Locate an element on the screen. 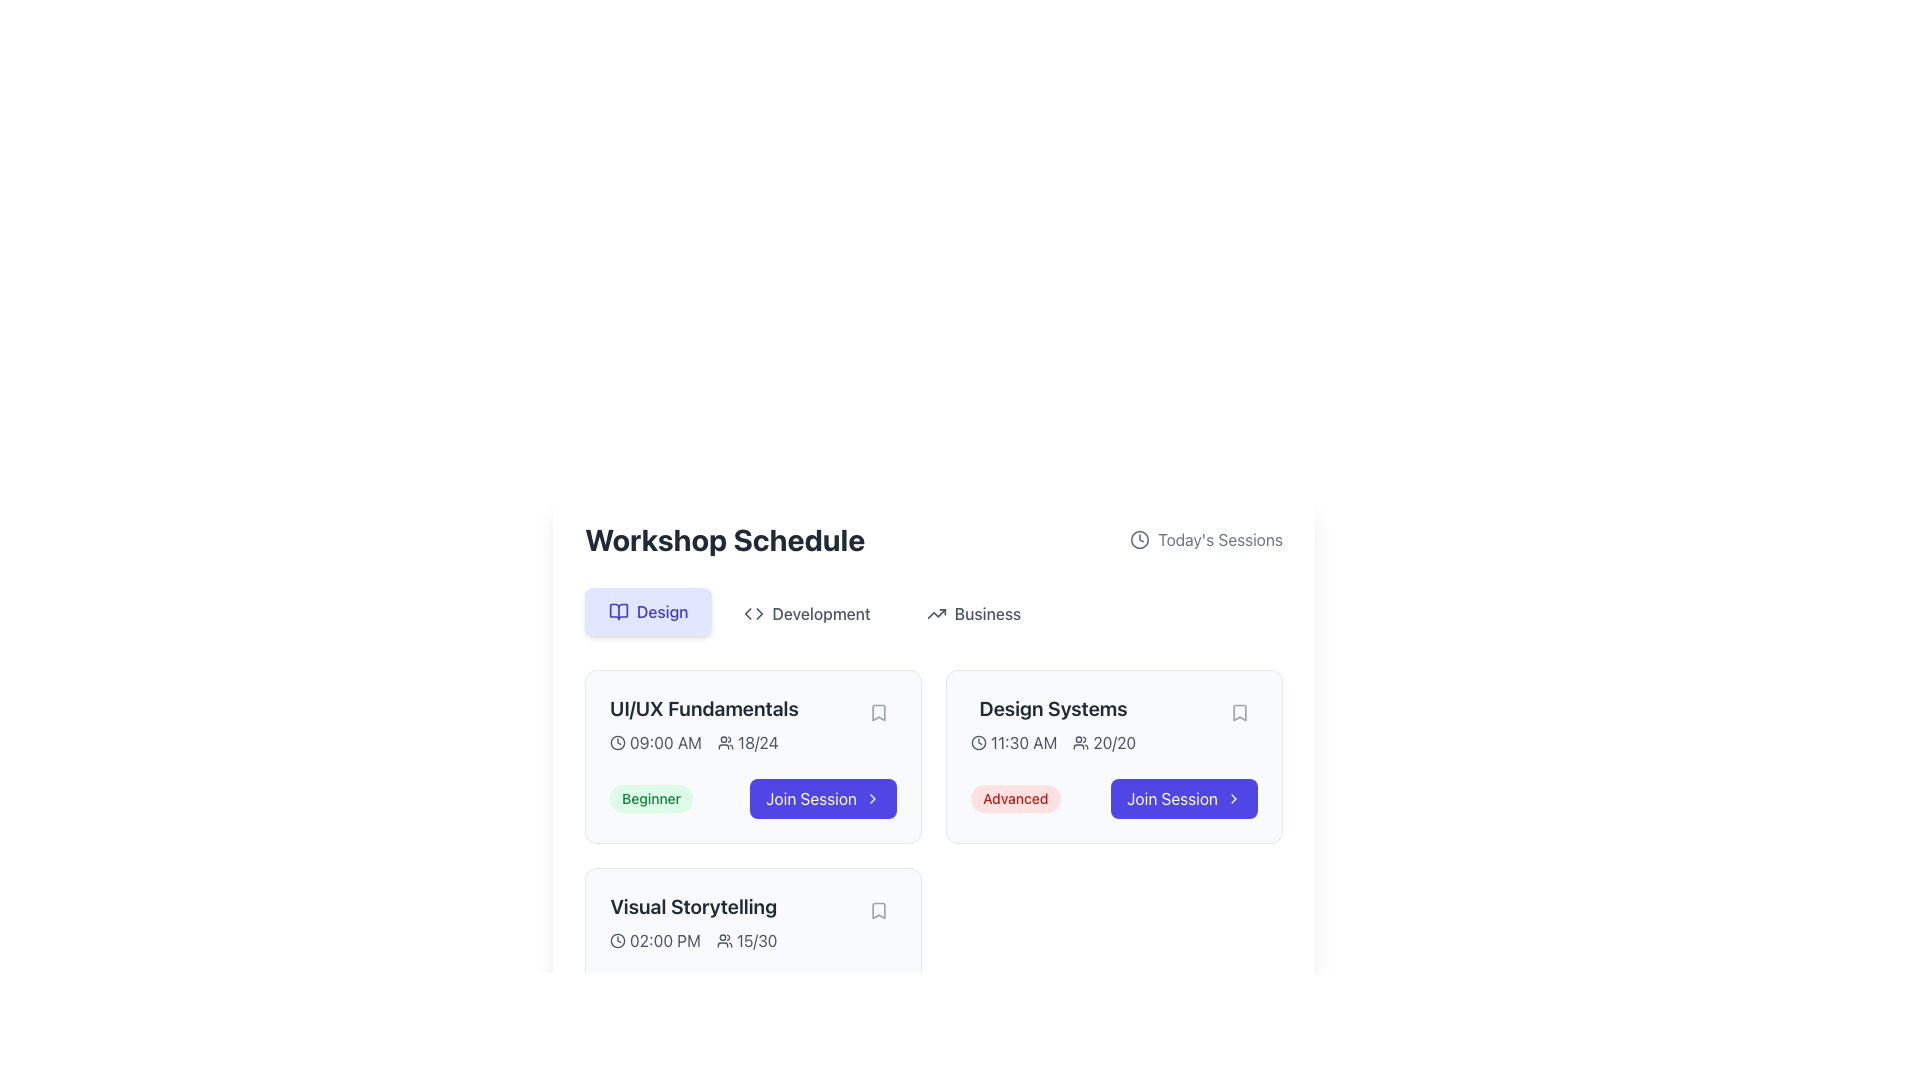 The width and height of the screenshot is (1920, 1080). text label displaying '20/20' that is located next to an icon of two user silhouettes in the 'Design Systems' session card, specifically the second text element in the vertical list is located at coordinates (1103, 743).